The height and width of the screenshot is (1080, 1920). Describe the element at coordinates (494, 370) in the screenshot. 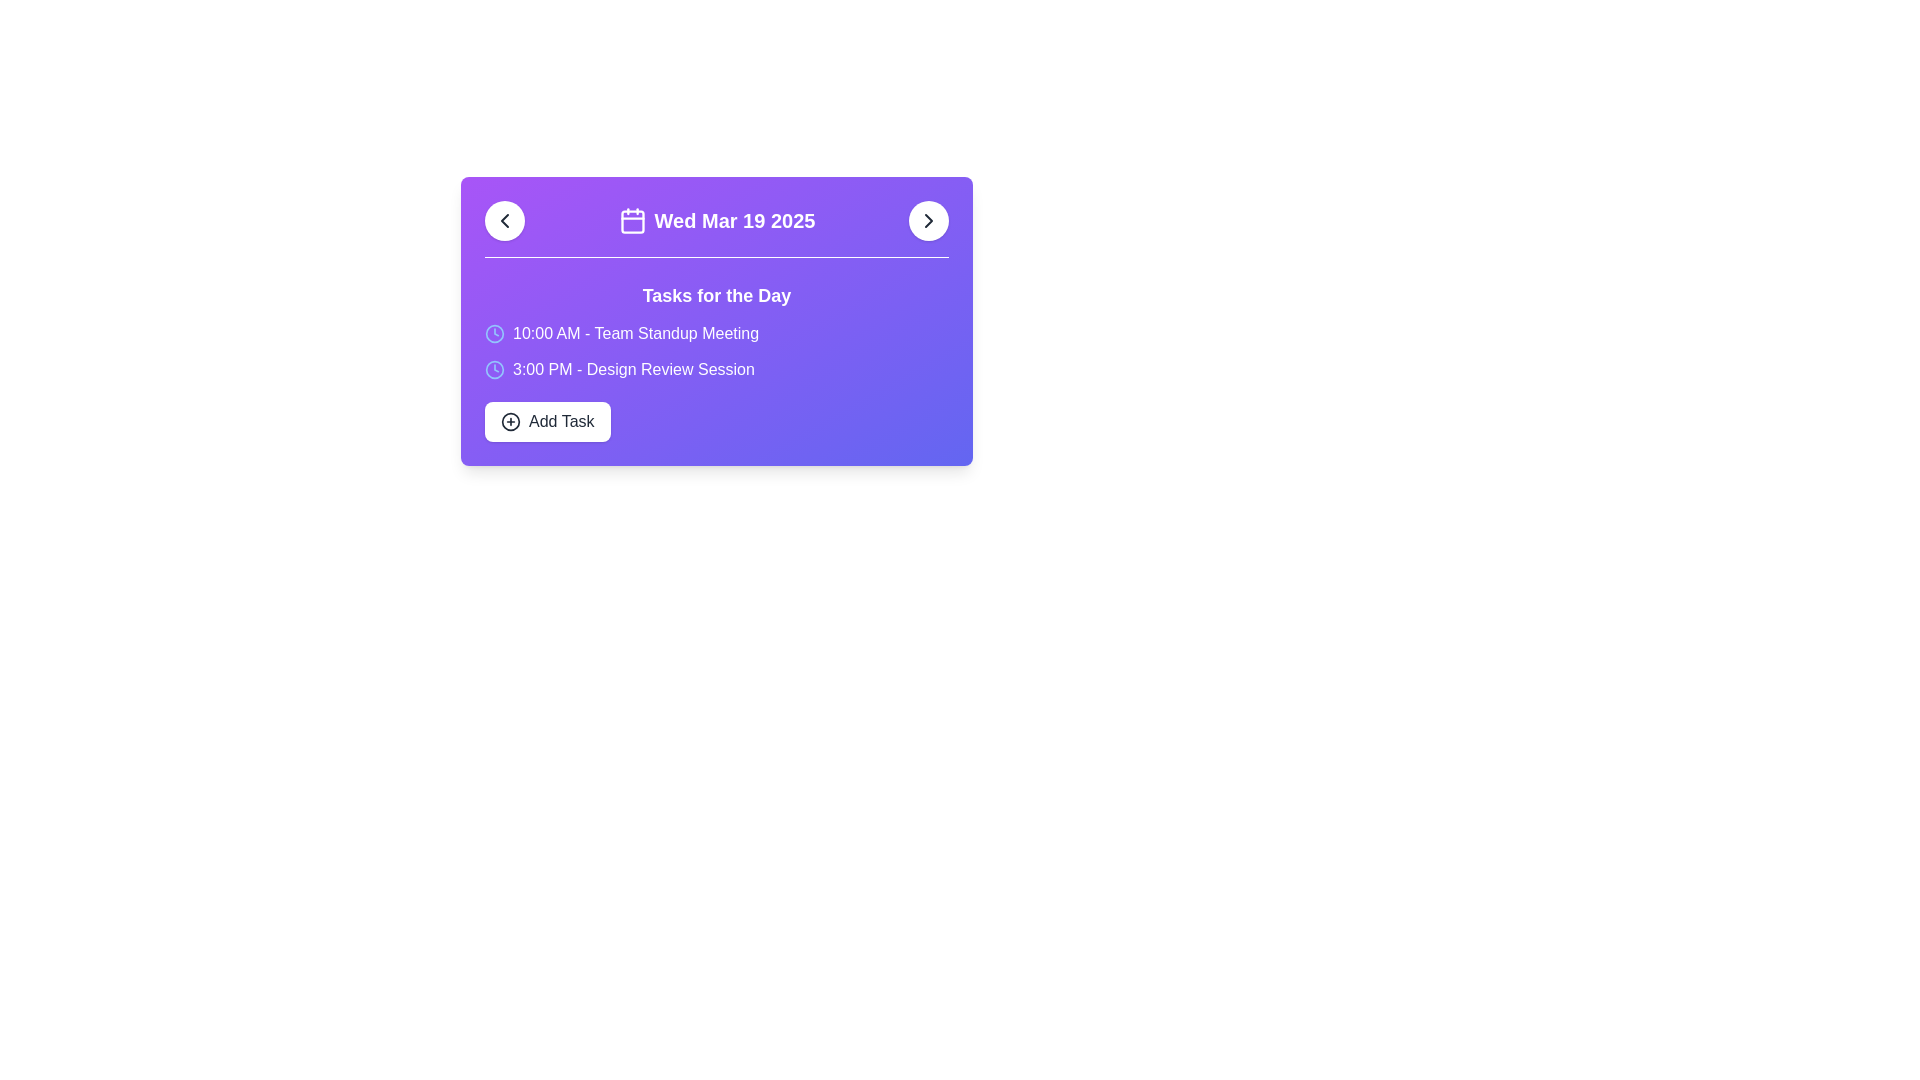

I see `the blue circular SVG element that represents the outer frame of the clock icon, located to the left of the text '10:00 AM - Team Standup Meeting'` at that location.